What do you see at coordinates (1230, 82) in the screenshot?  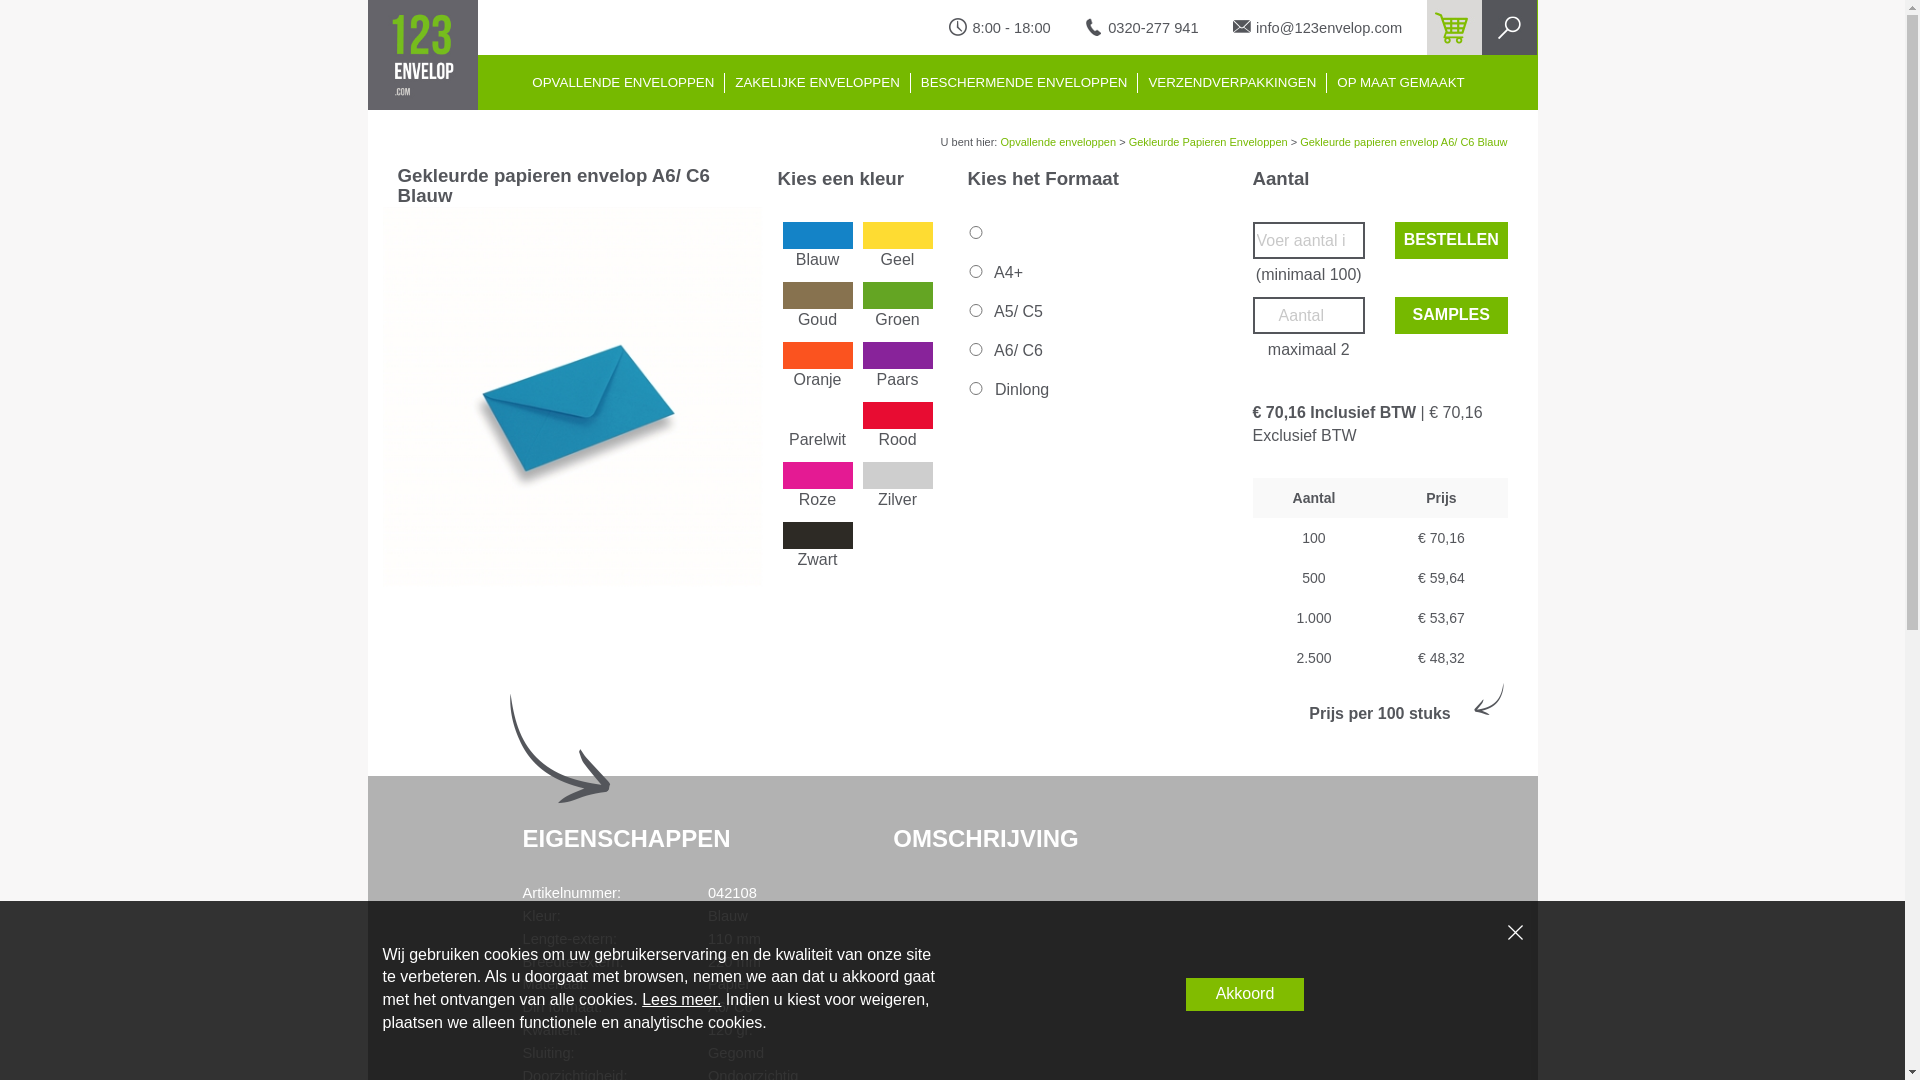 I see `'VERZENDVERPAKKINGEN'` at bounding box center [1230, 82].